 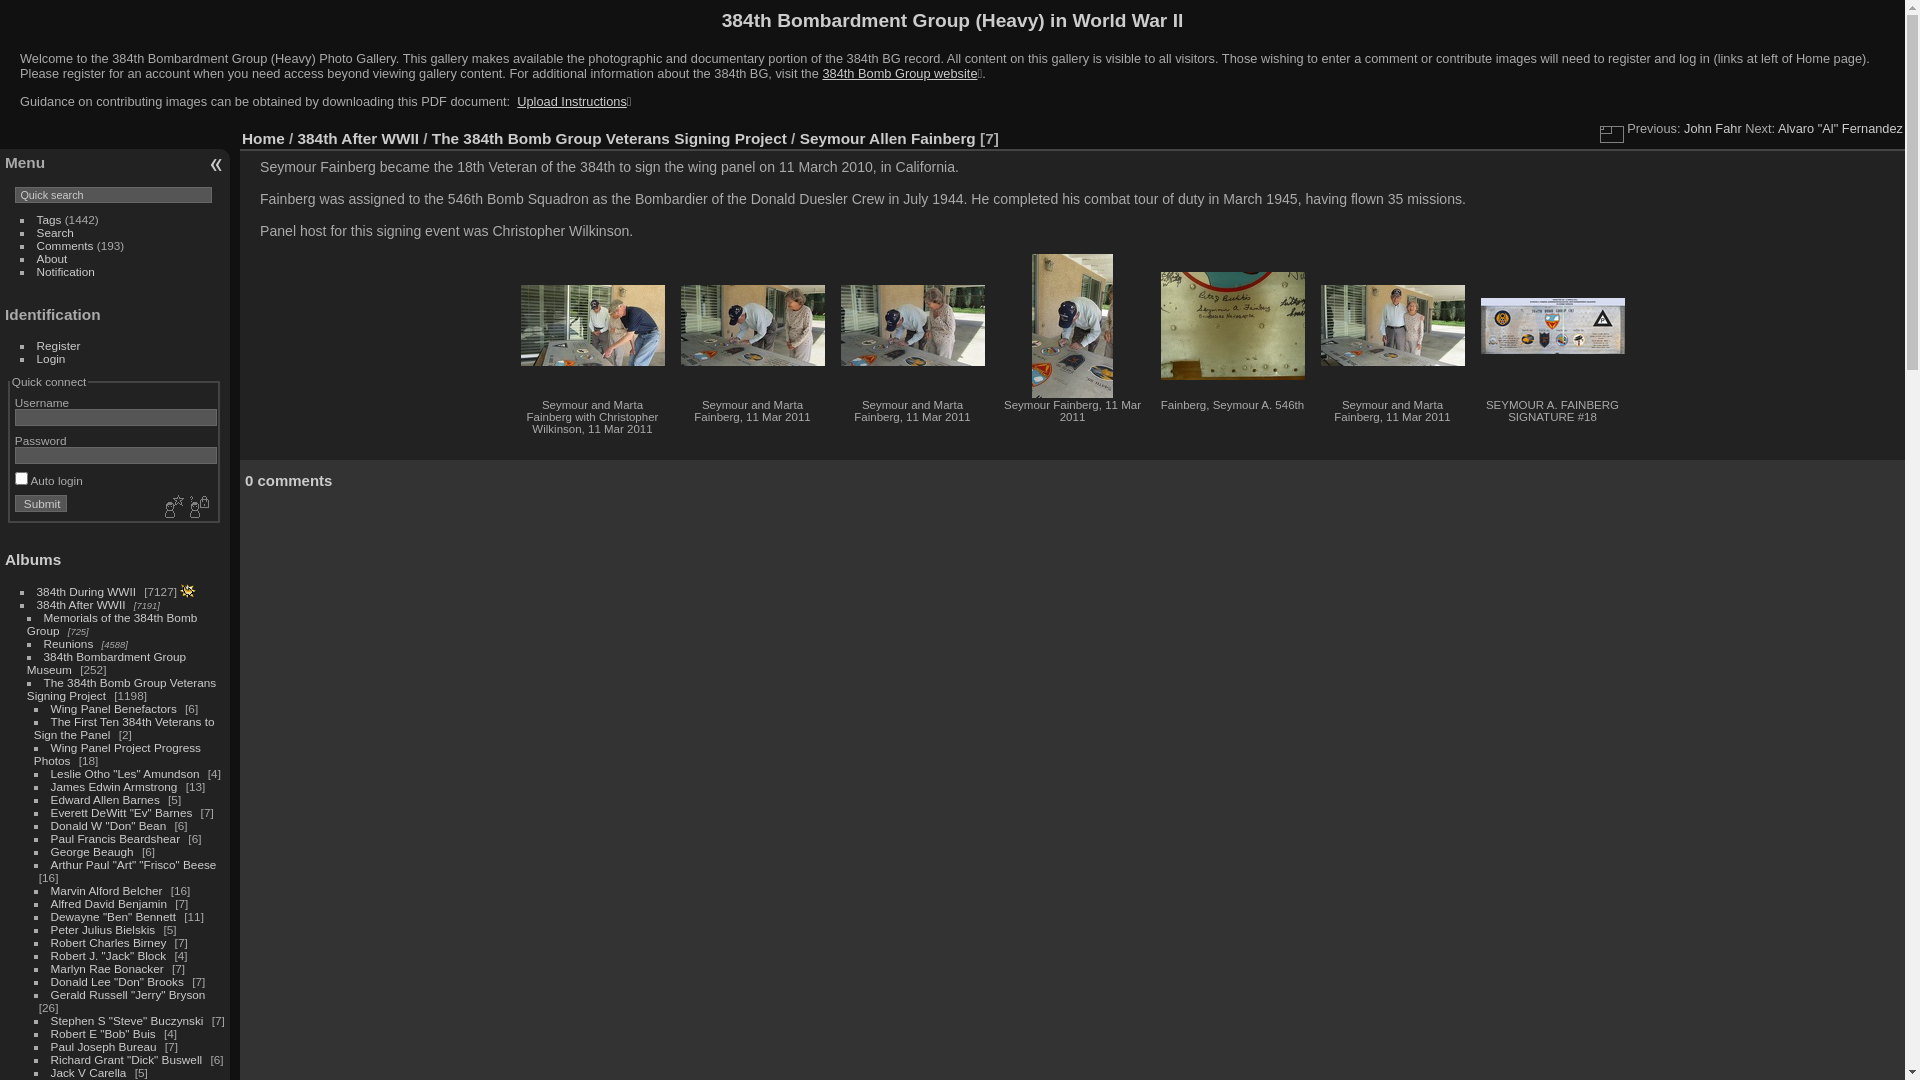 I want to click on 'Arthur Paul "Art" "Frisco" Beese', so click(x=51, y=863).